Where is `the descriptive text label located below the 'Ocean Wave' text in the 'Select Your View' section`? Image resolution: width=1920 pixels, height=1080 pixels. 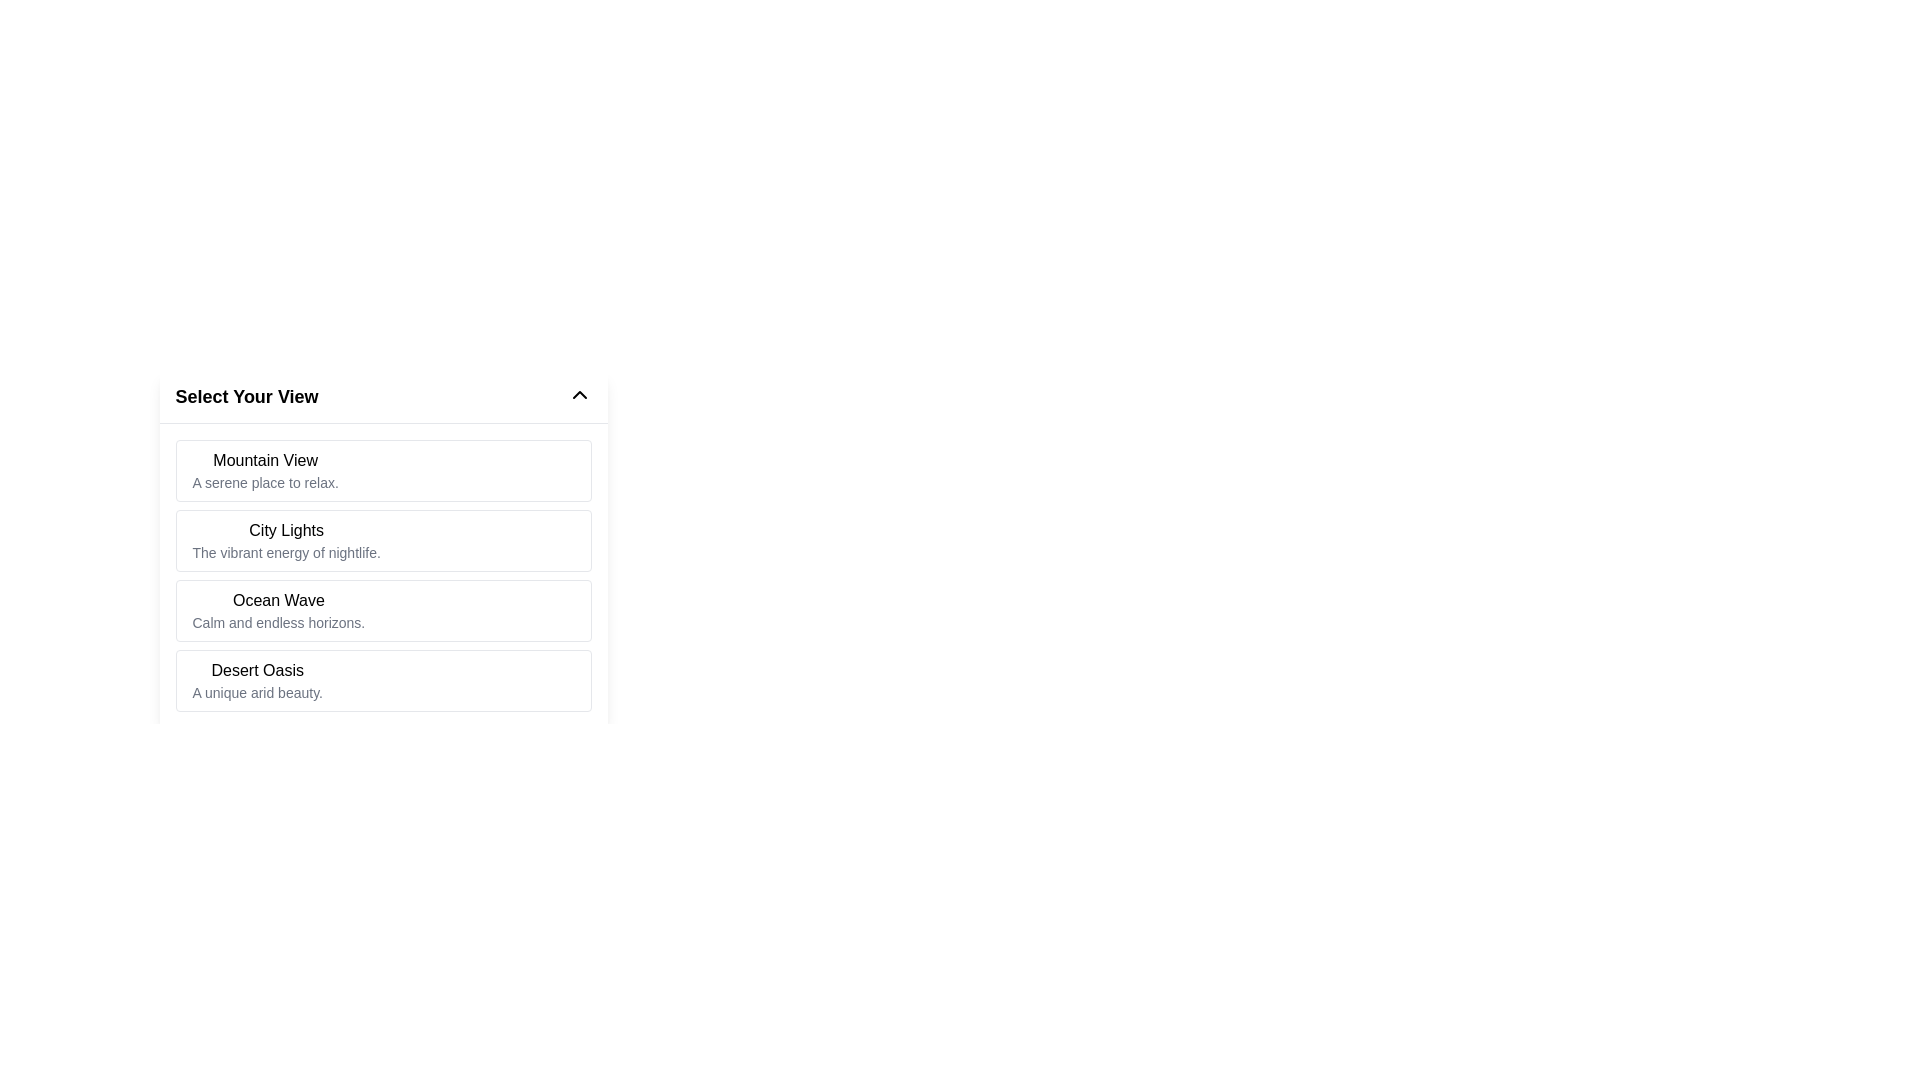
the descriptive text label located below the 'Ocean Wave' text in the 'Select Your View' section is located at coordinates (277, 622).